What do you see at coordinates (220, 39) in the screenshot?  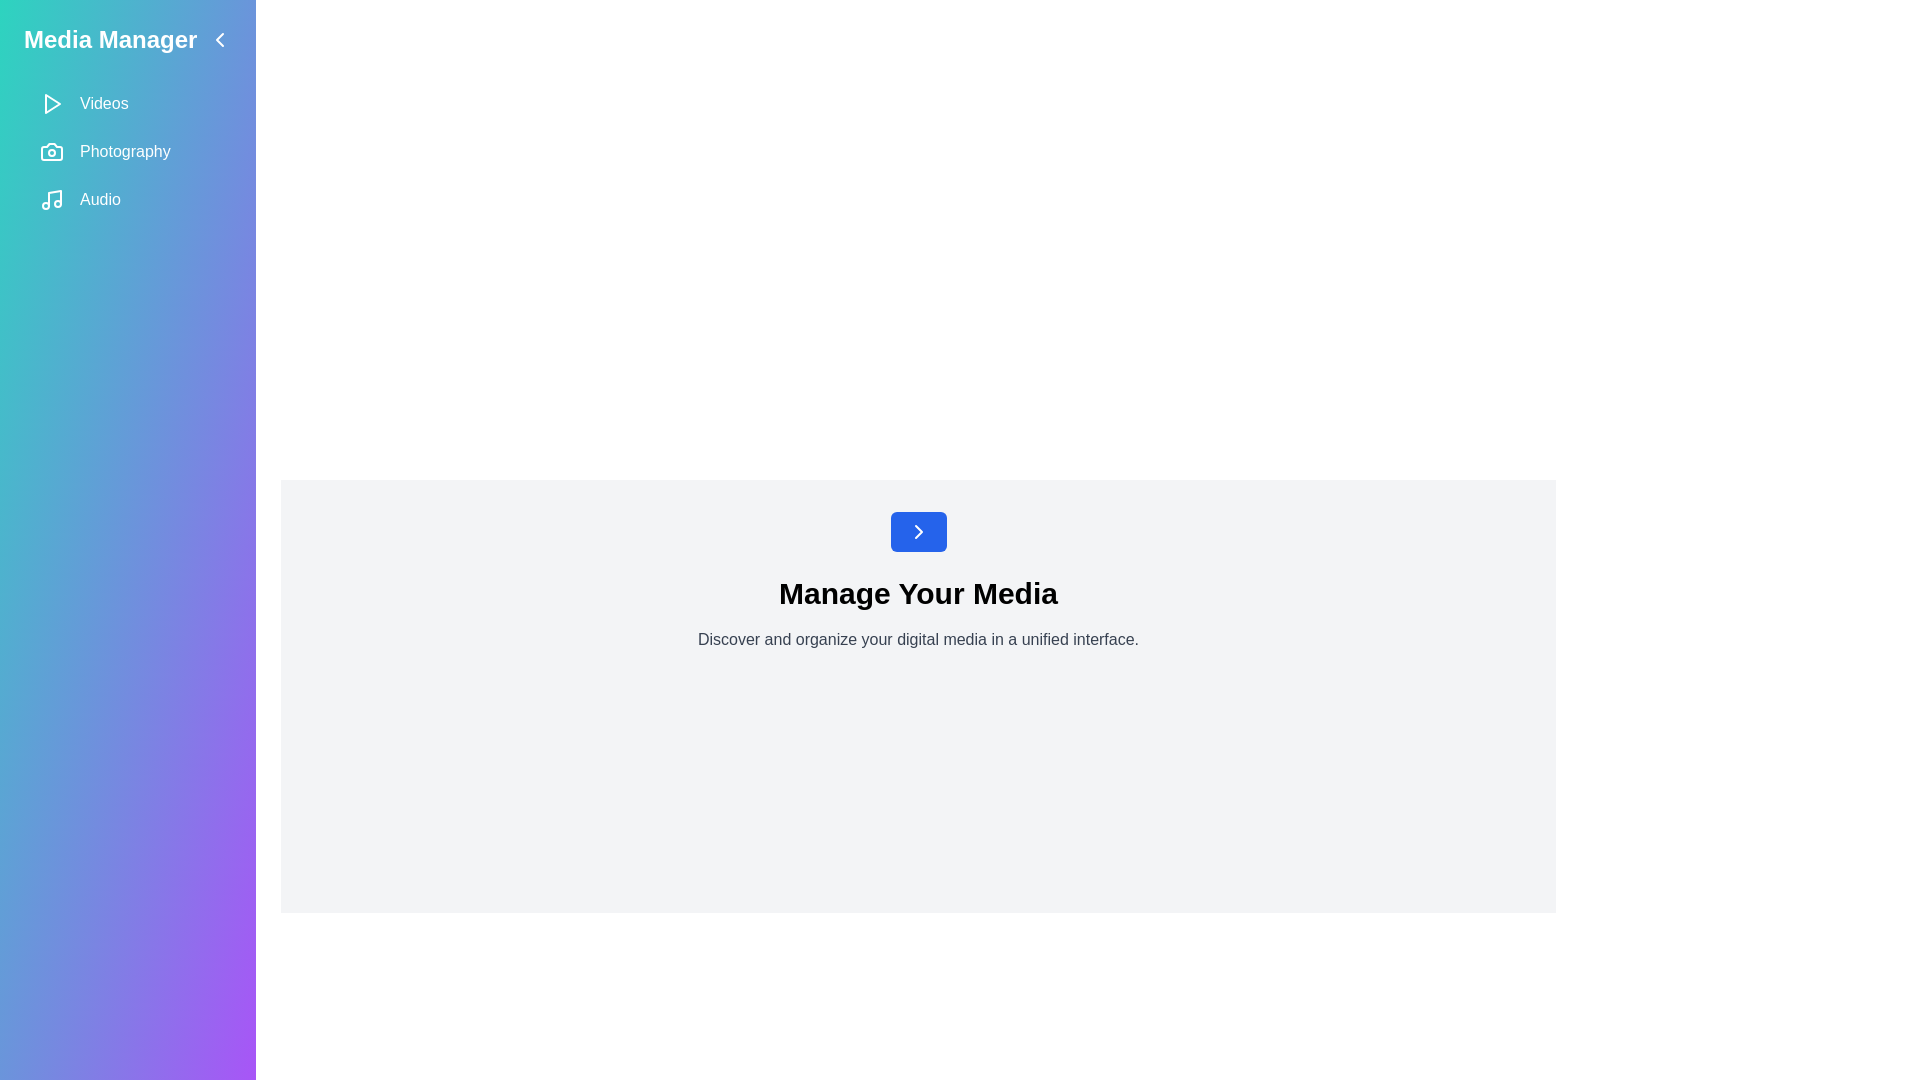 I see `the arrow button to toggle the sidebar visibility` at bounding box center [220, 39].